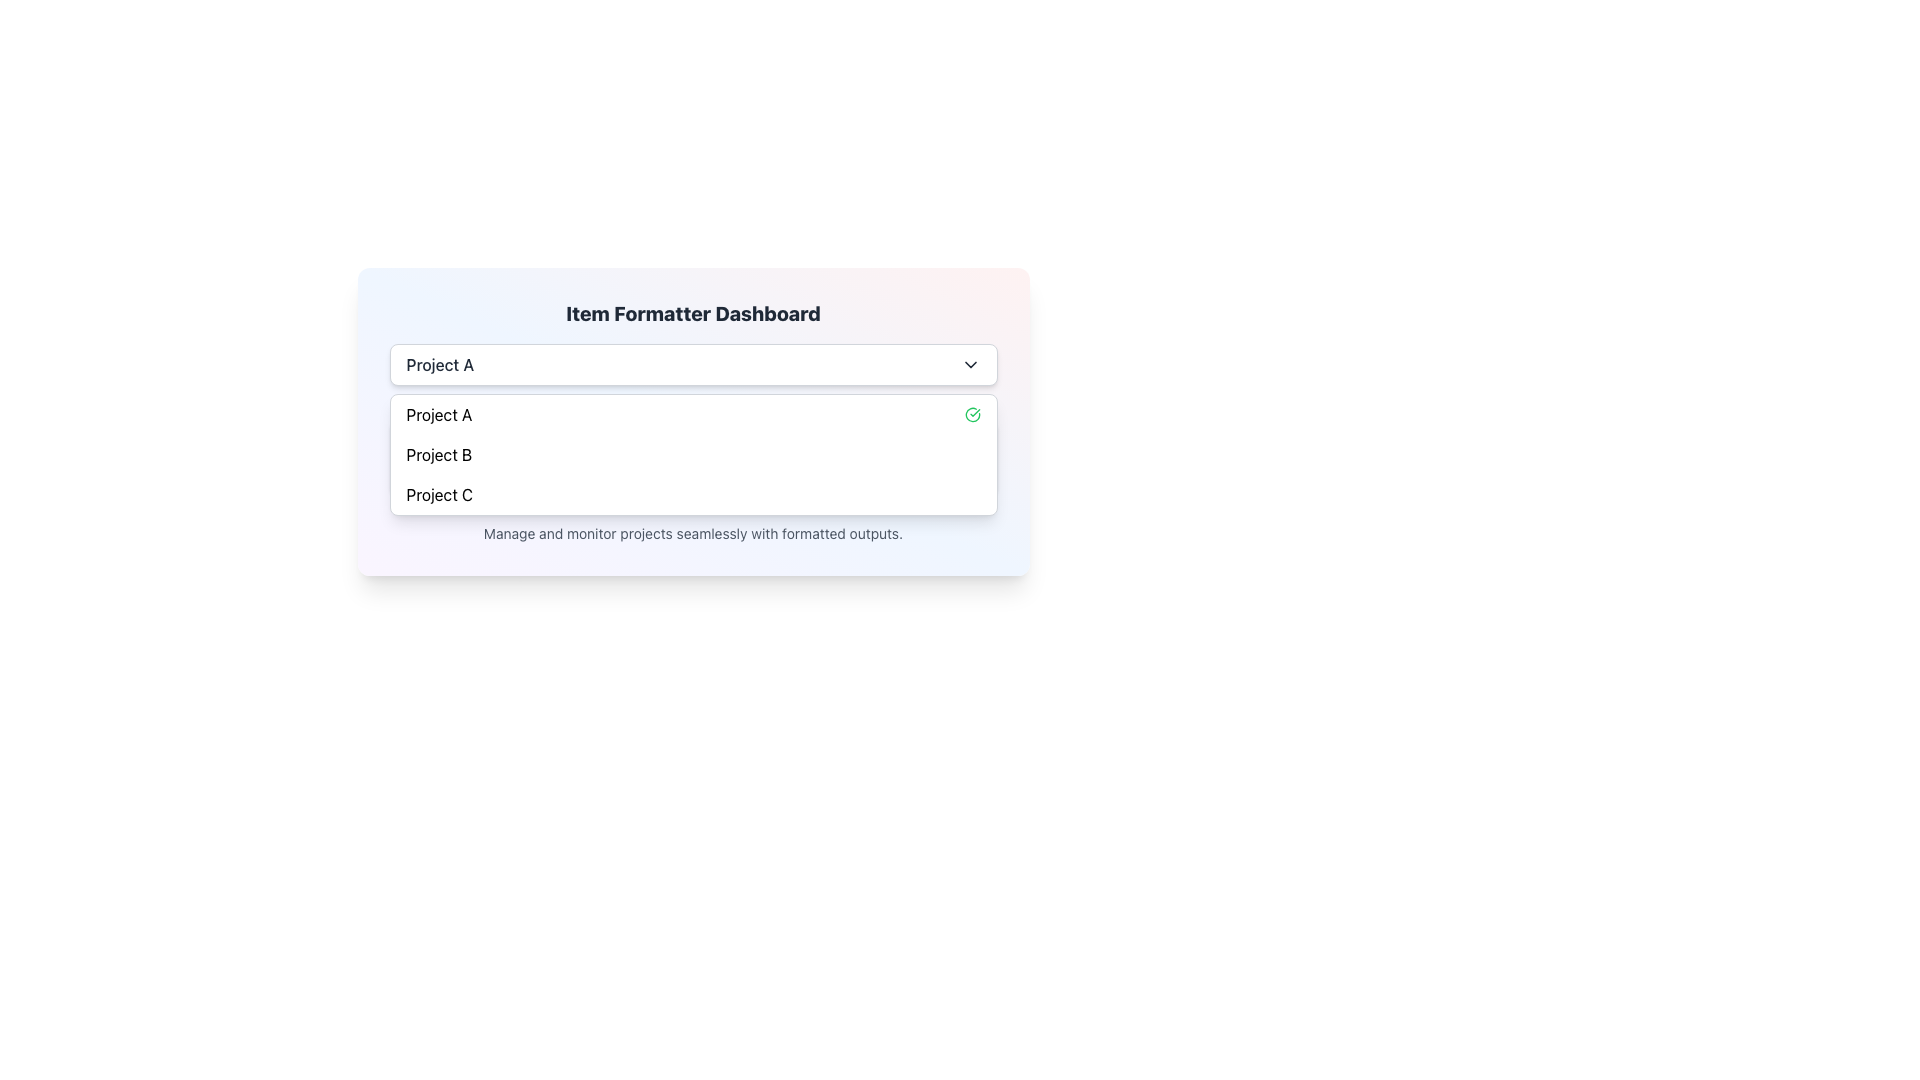  Describe the element at coordinates (970, 365) in the screenshot. I see `the chevron SVG icon located to the right of the 'Project A' label` at that location.